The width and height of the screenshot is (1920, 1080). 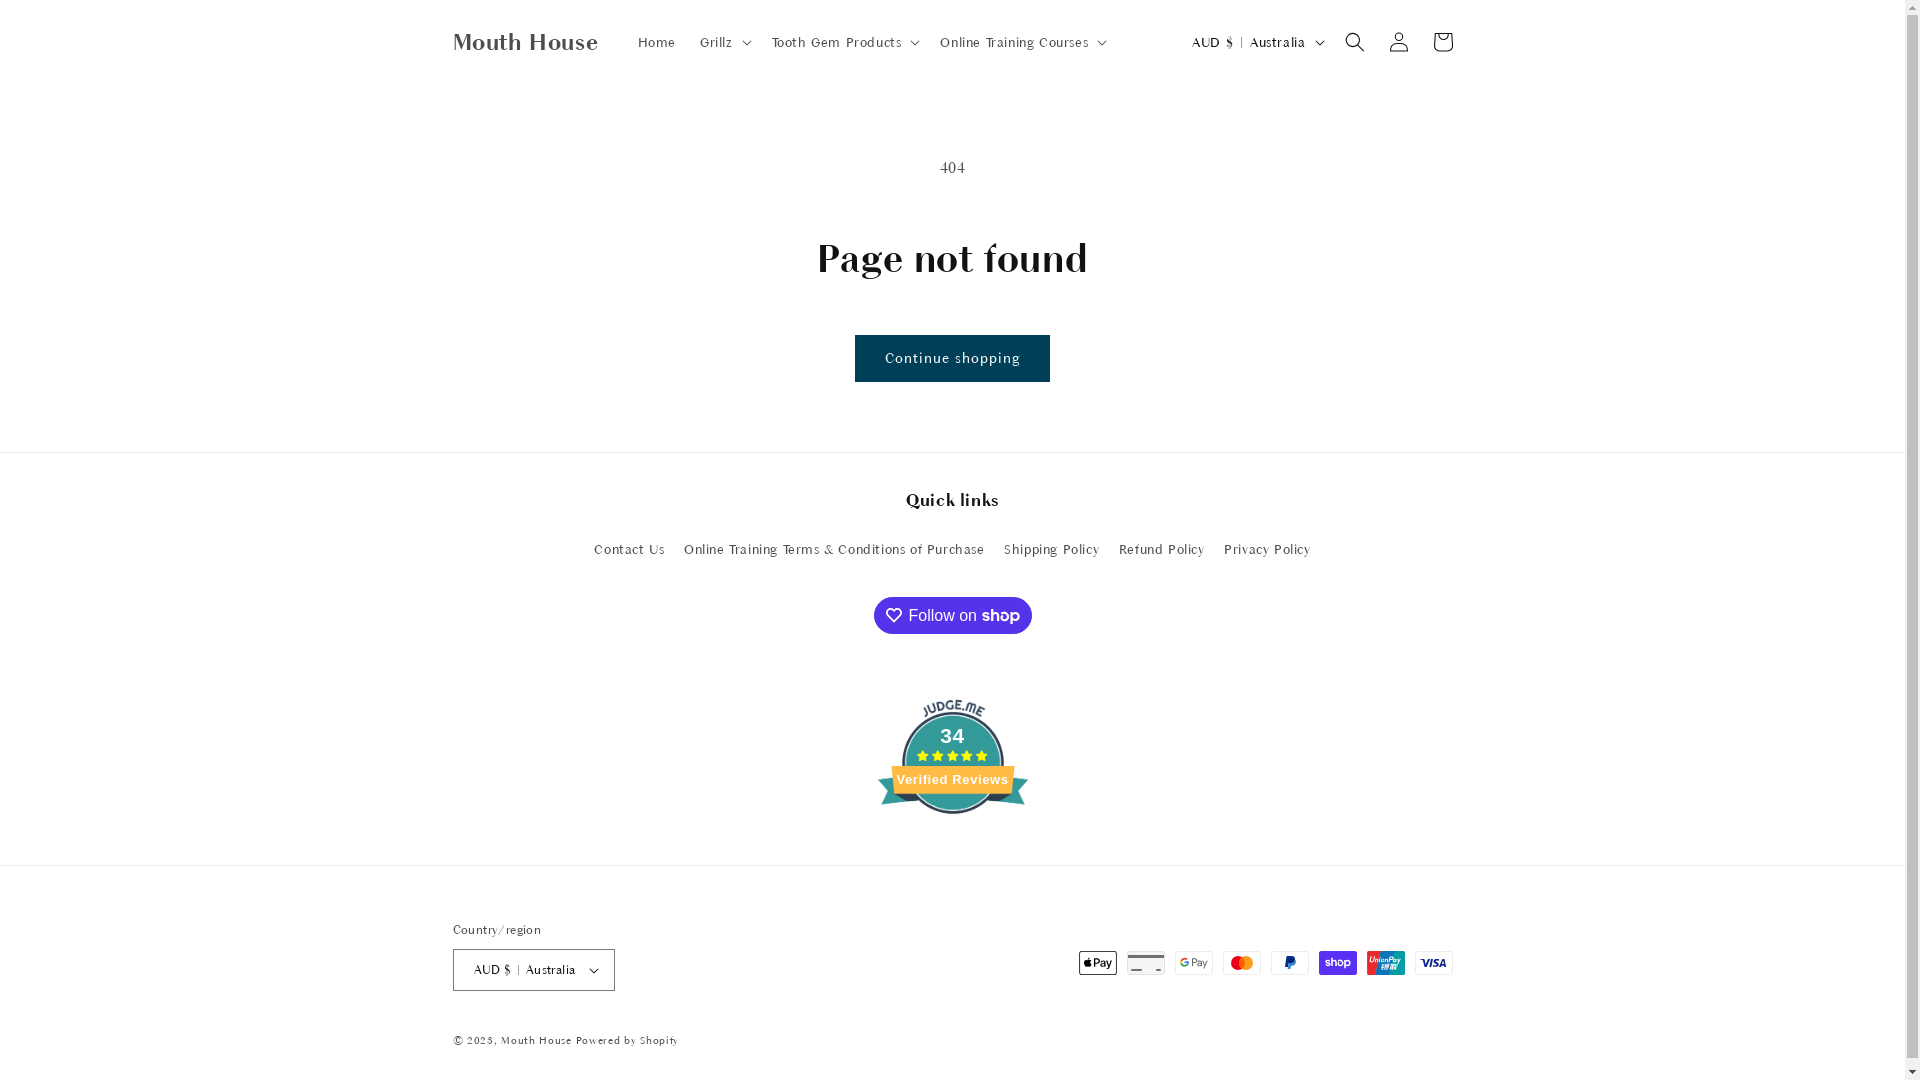 What do you see at coordinates (593, 551) in the screenshot?
I see `'Contact Us'` at bounding box center [593, 551].